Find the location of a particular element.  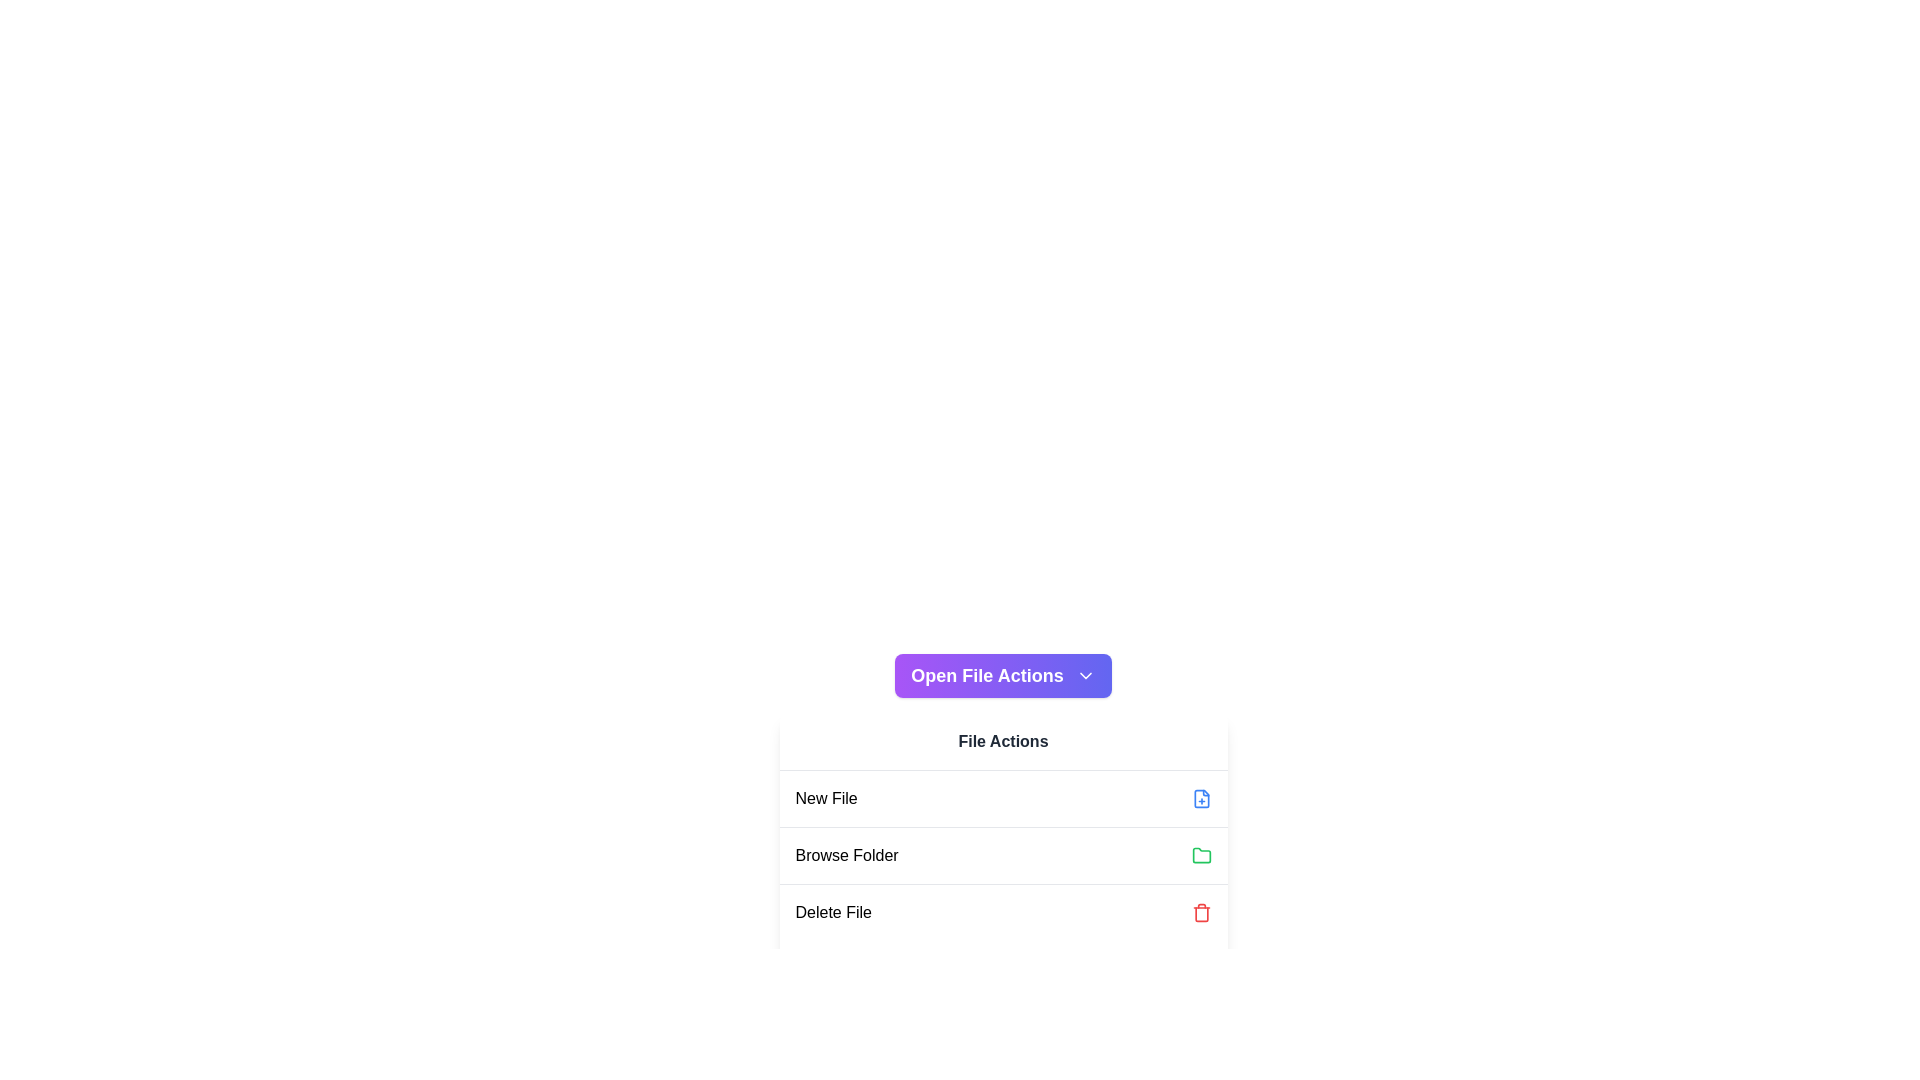

the 'Browse Folder' button in the menu list is located at coordinates (1003, 855).